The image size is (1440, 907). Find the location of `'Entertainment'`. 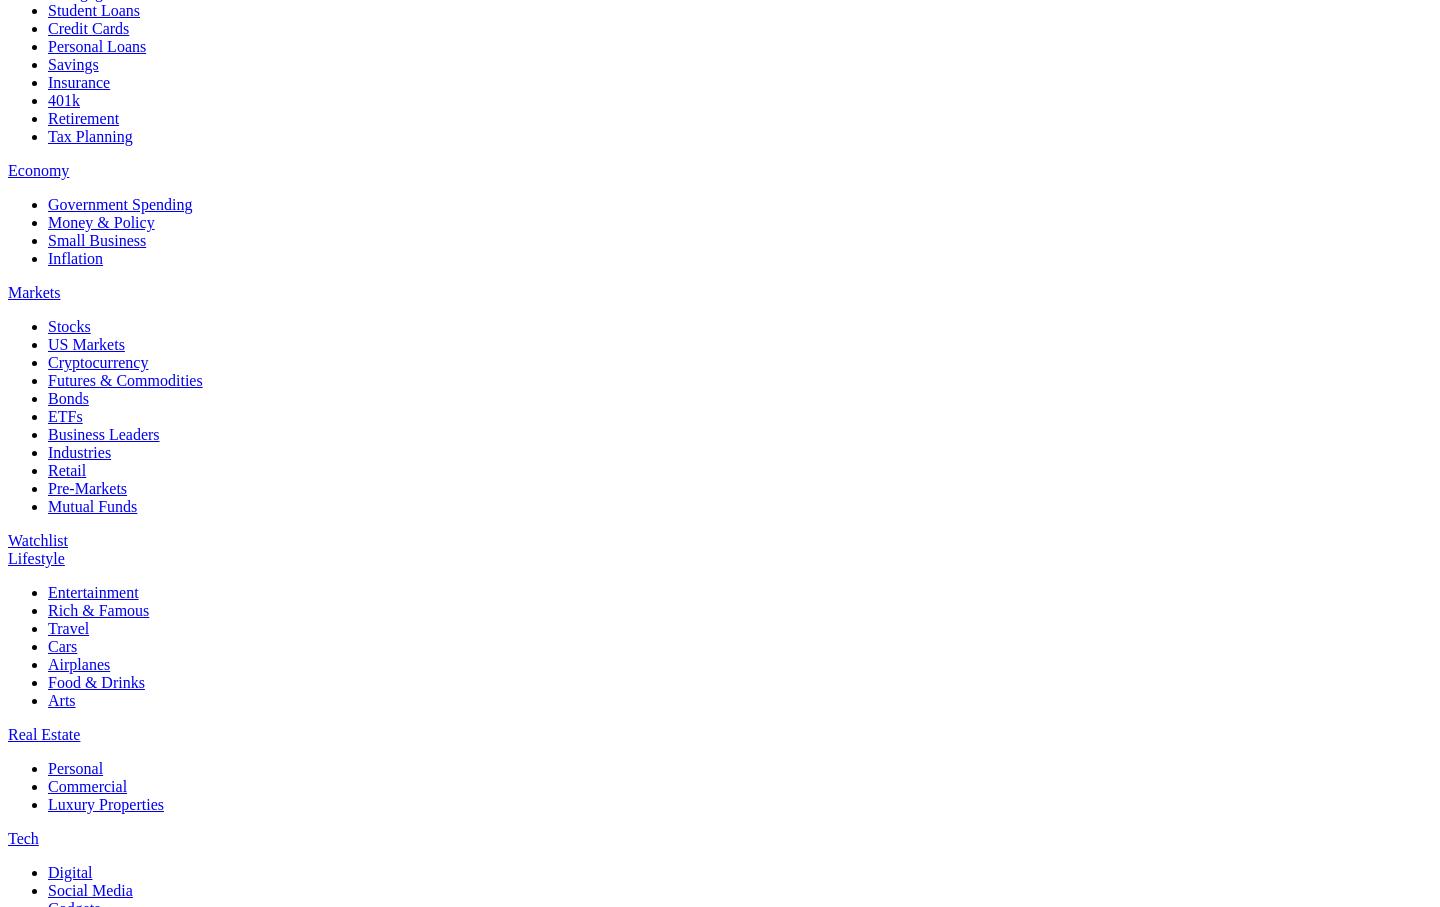

'Entertainment' is located at coordinates (93, 590).